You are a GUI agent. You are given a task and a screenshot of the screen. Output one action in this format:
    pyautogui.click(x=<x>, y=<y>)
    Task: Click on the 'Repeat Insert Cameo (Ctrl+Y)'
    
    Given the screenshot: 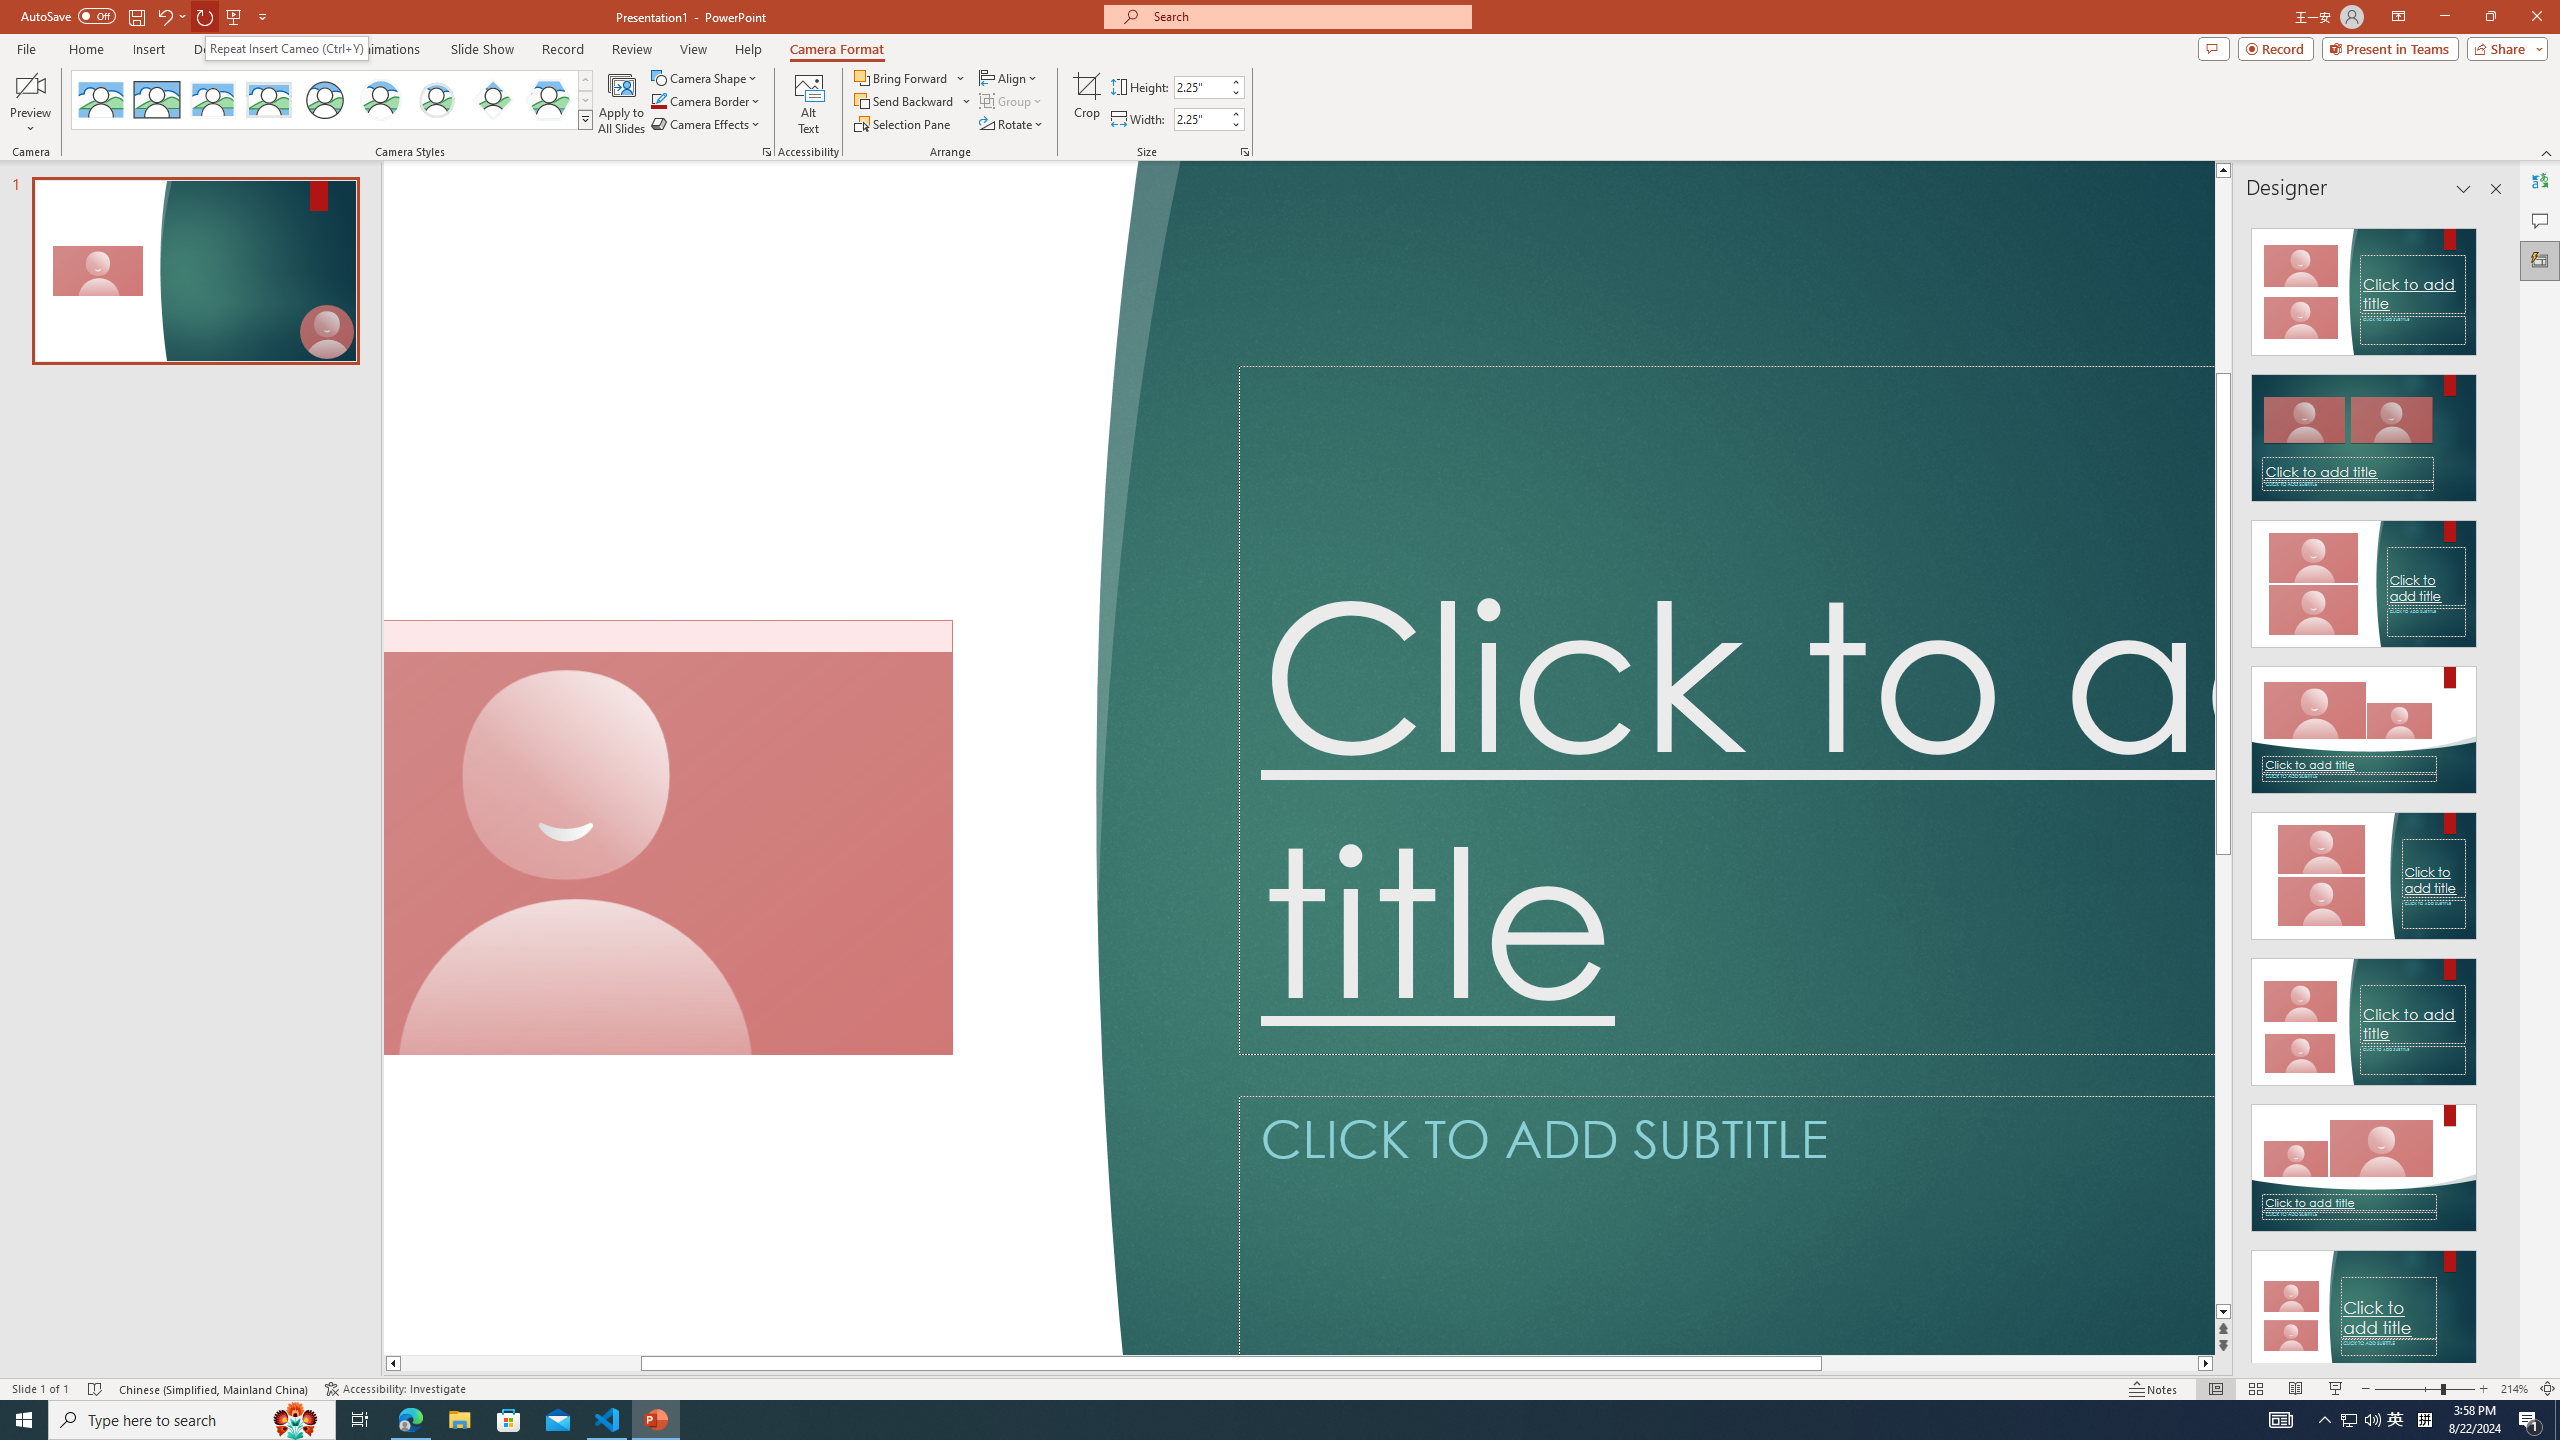 What is the action you would take?
    pyautogui.click(x=285, y=47)
    